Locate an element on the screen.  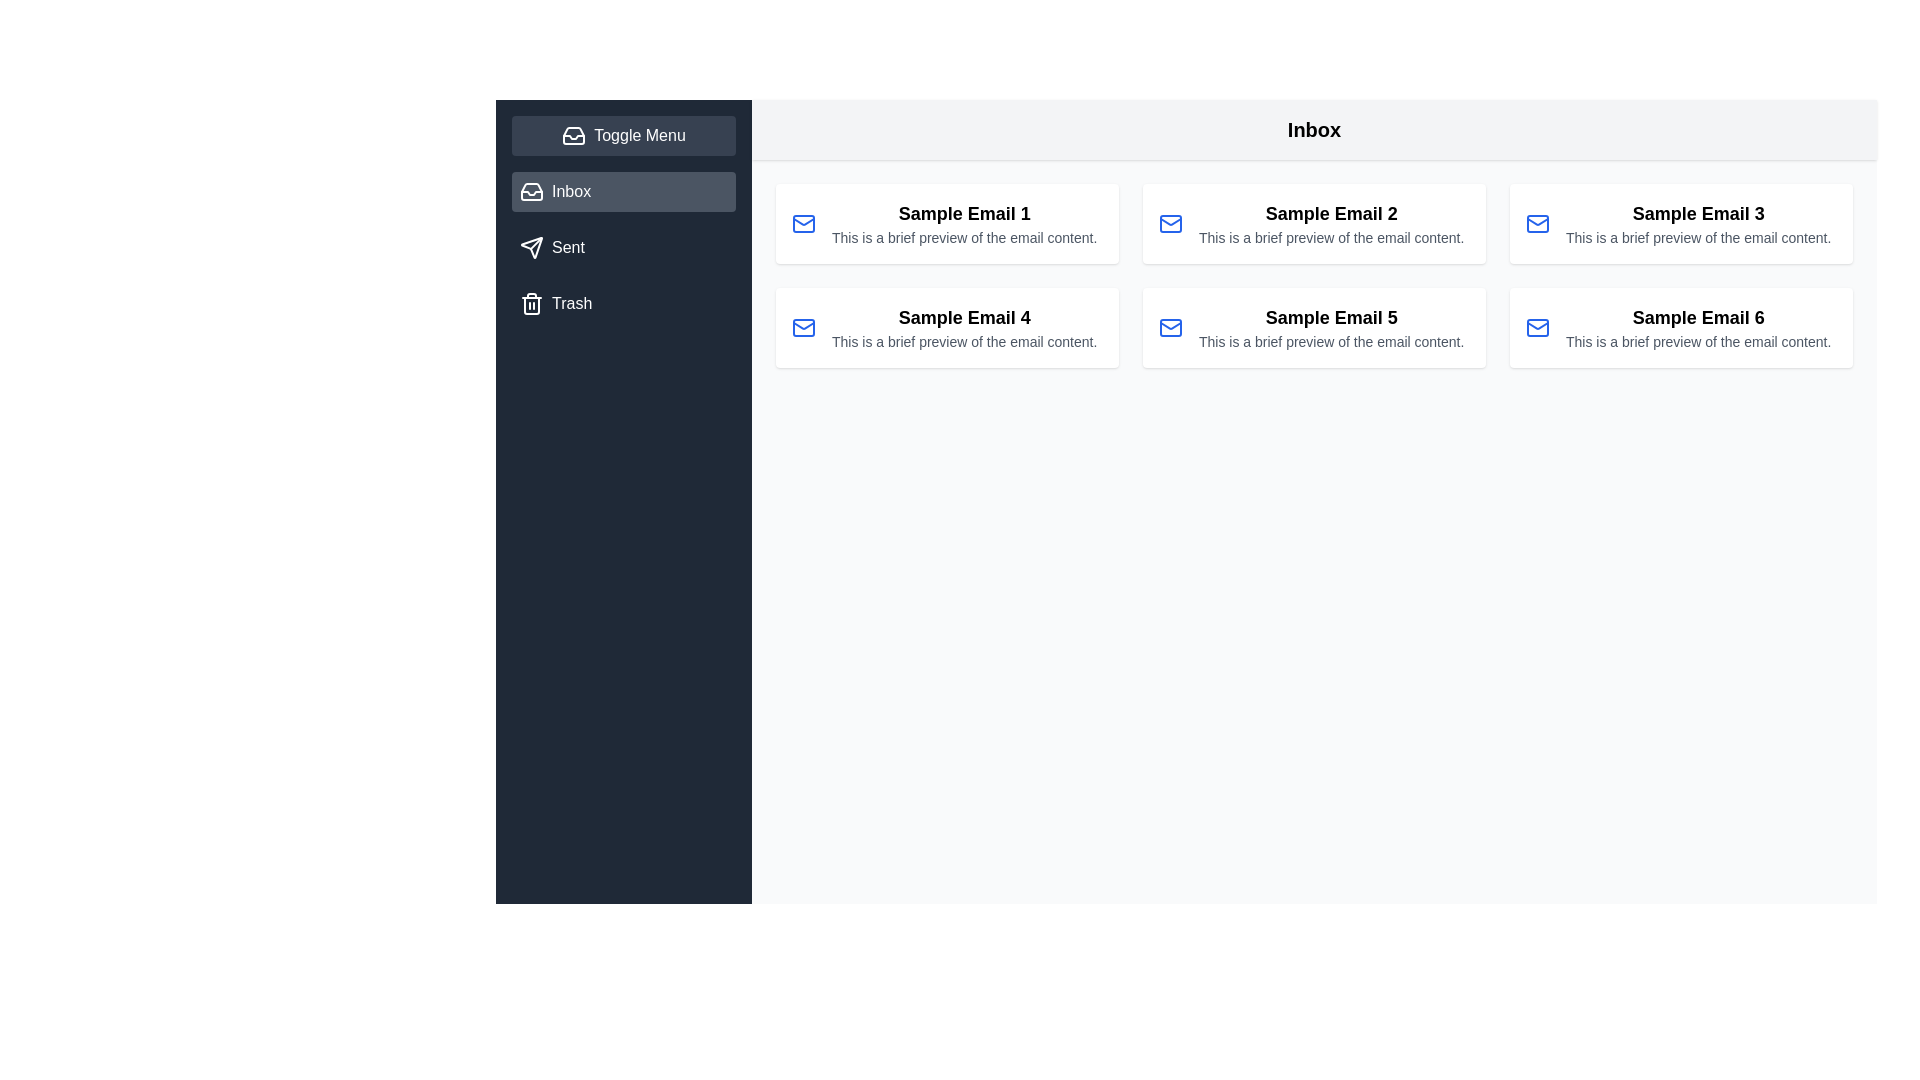
the email message icon located at the top-left corner of the card labeled 'Sample Email 1' is located at coordinates (804, 223).